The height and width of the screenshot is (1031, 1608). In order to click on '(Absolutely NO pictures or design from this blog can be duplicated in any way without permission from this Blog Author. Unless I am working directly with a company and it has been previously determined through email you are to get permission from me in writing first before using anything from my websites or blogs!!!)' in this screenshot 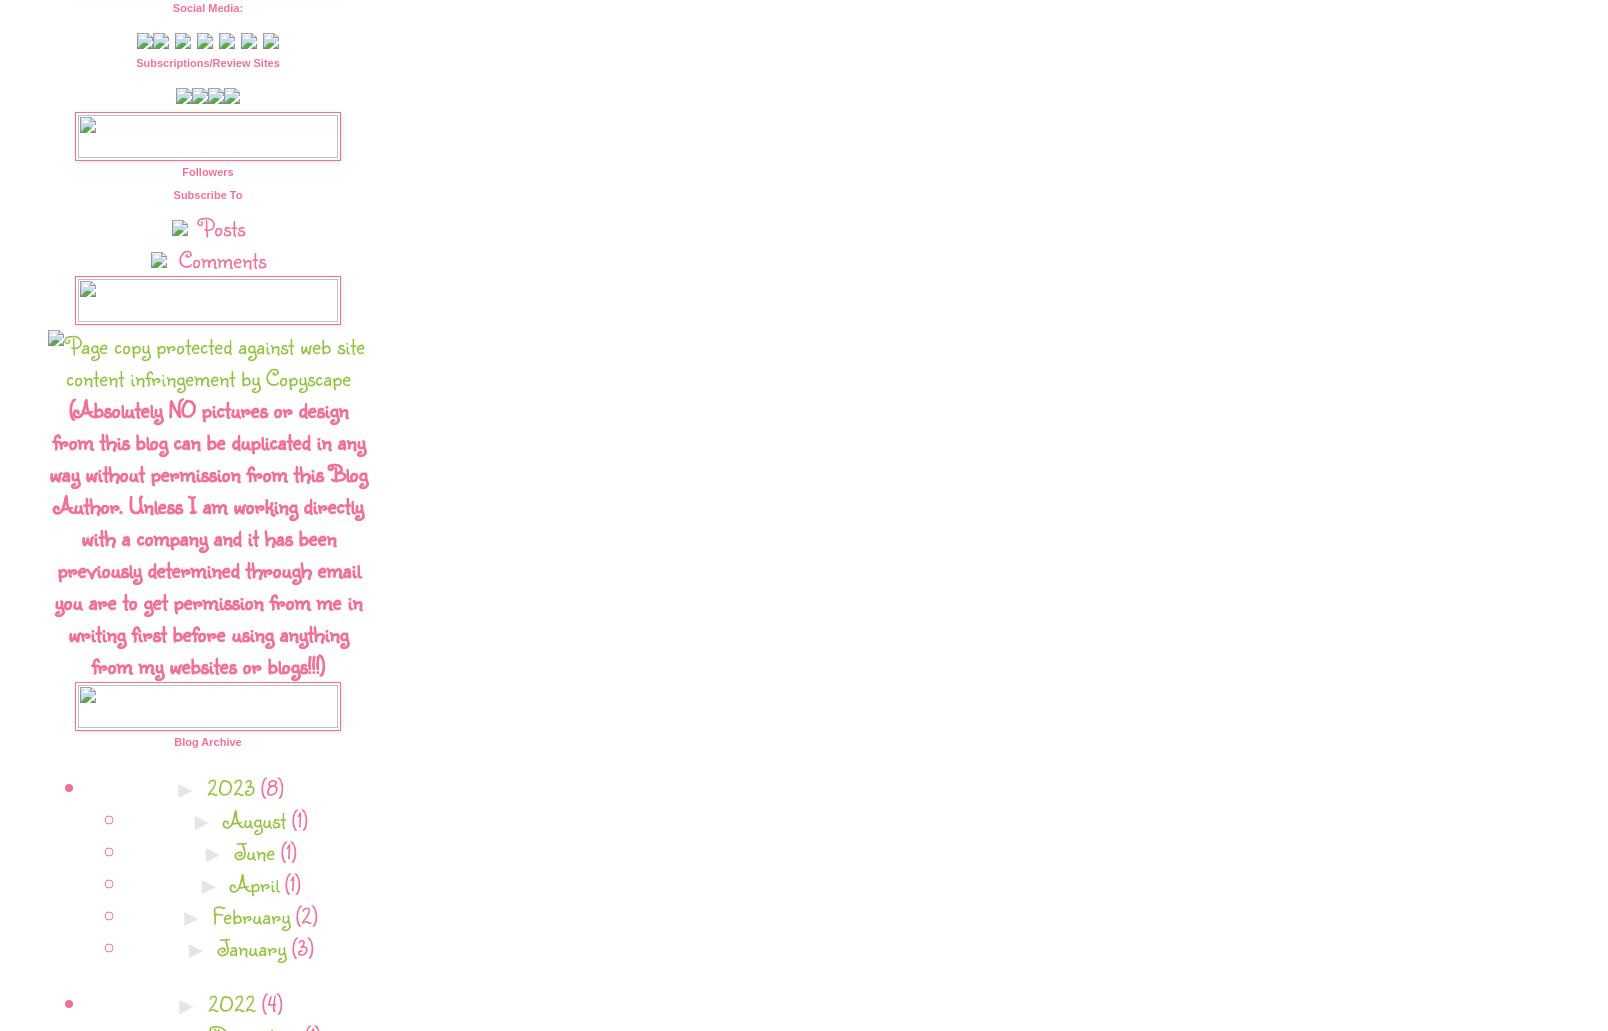, I will do `click(208, 535)`.